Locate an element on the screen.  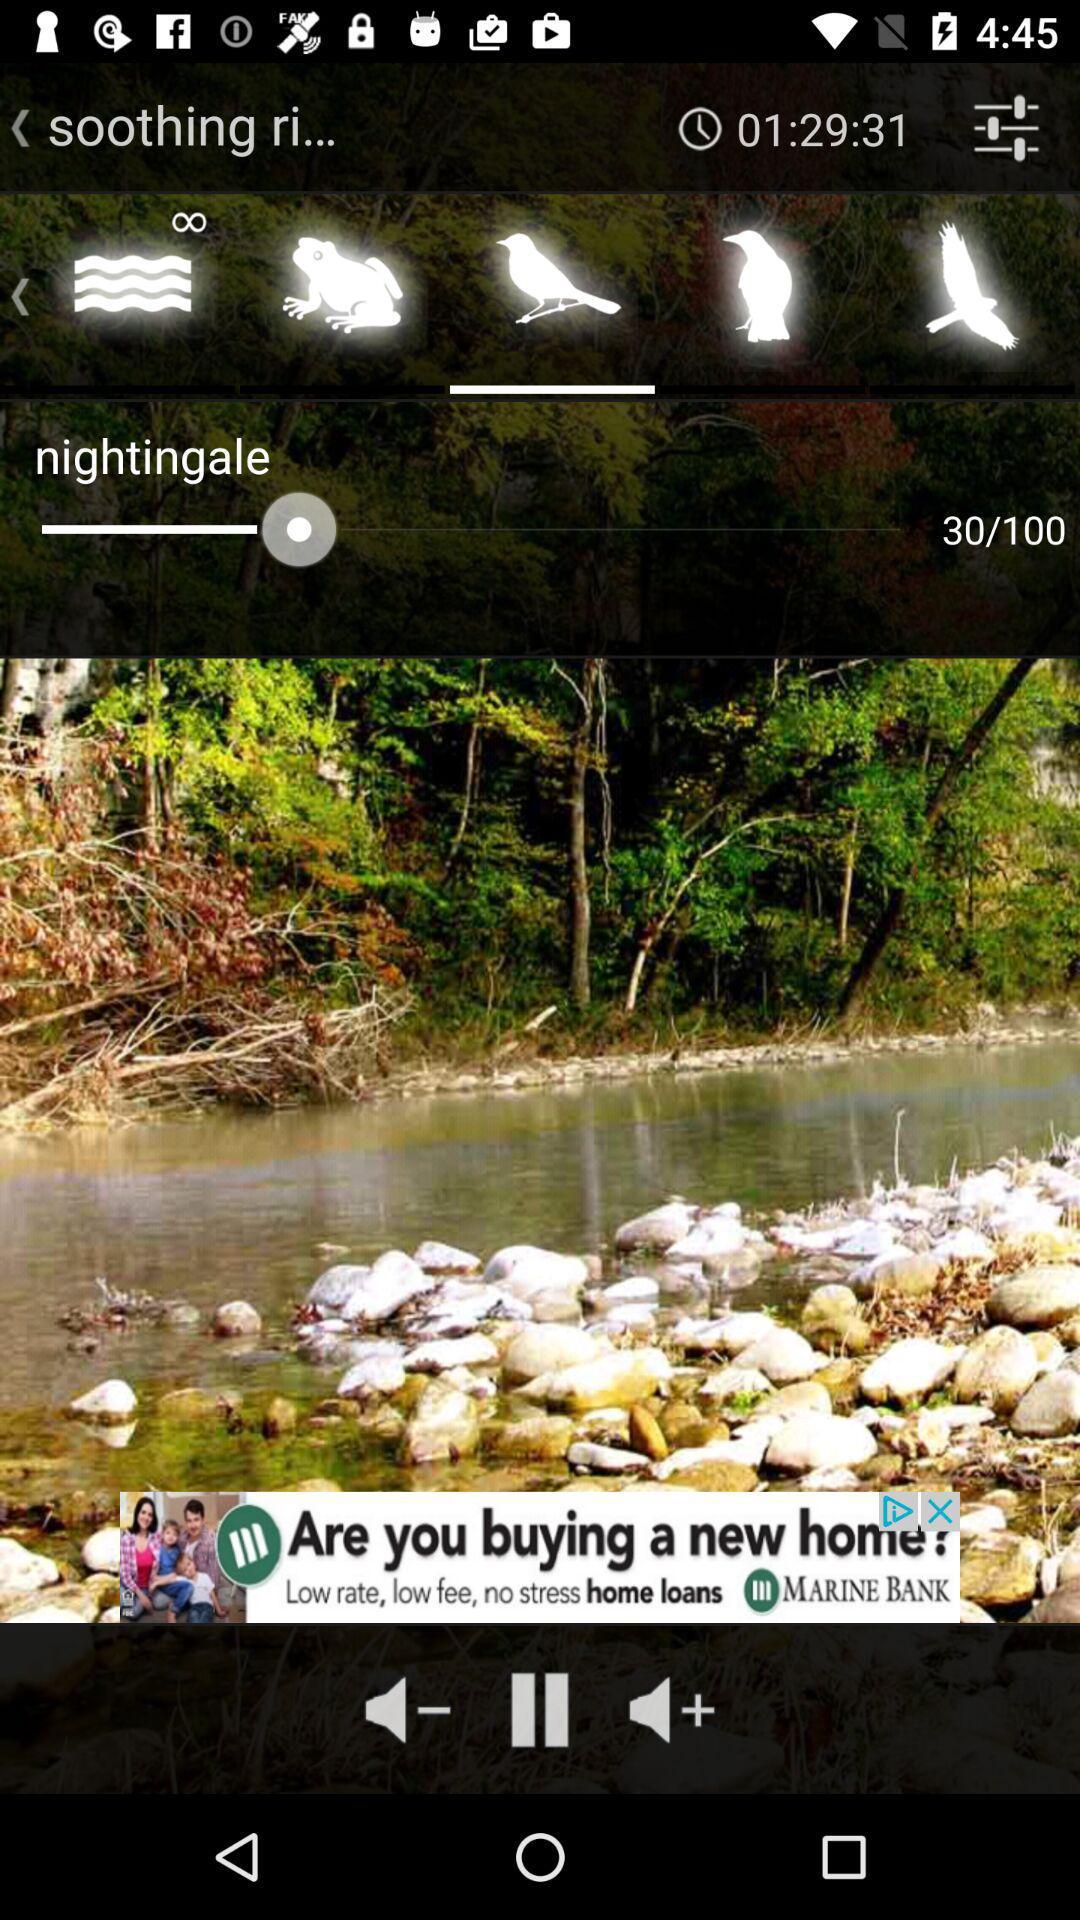
option is located at coordinates (552, 291).